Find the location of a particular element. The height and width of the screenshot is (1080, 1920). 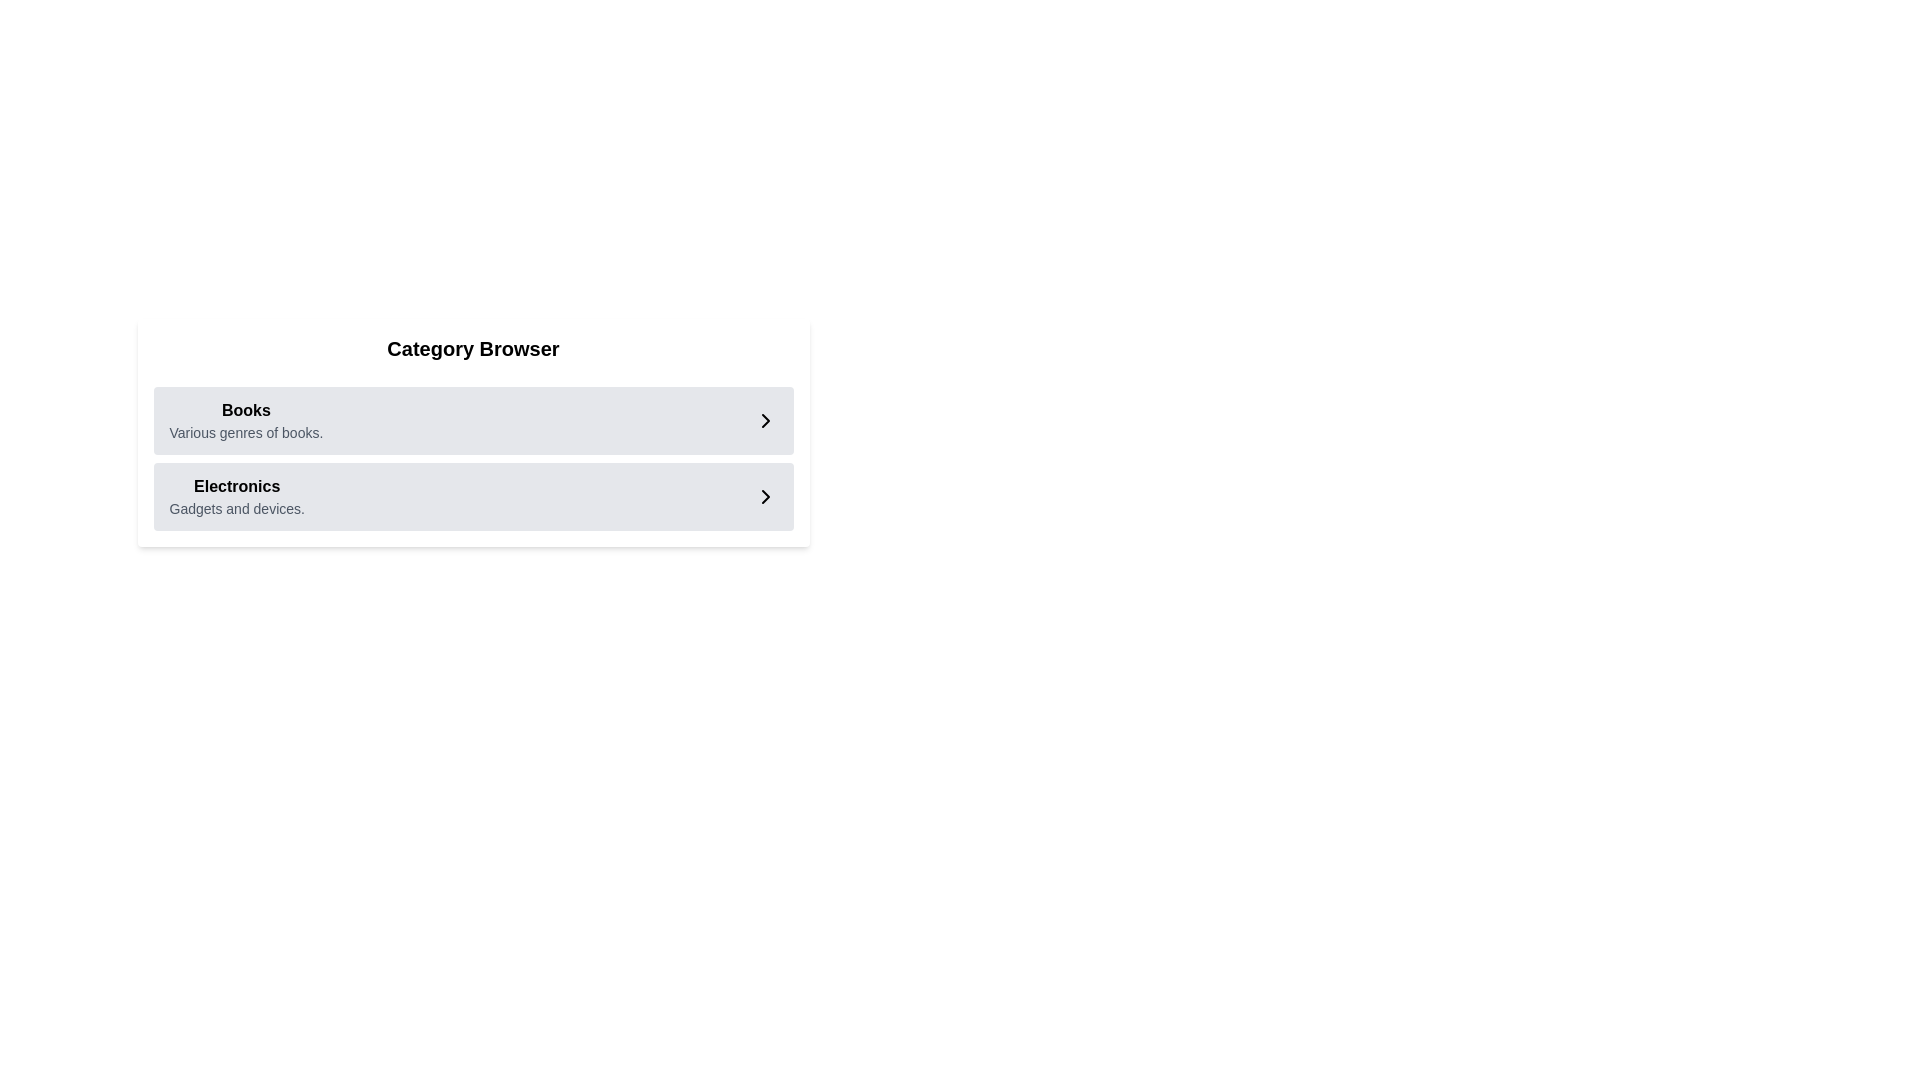

the category label and description element for Books, positioned within the first item of a vertical list of categories, to possibly reveal additional options is located at coordinates (245, 419).